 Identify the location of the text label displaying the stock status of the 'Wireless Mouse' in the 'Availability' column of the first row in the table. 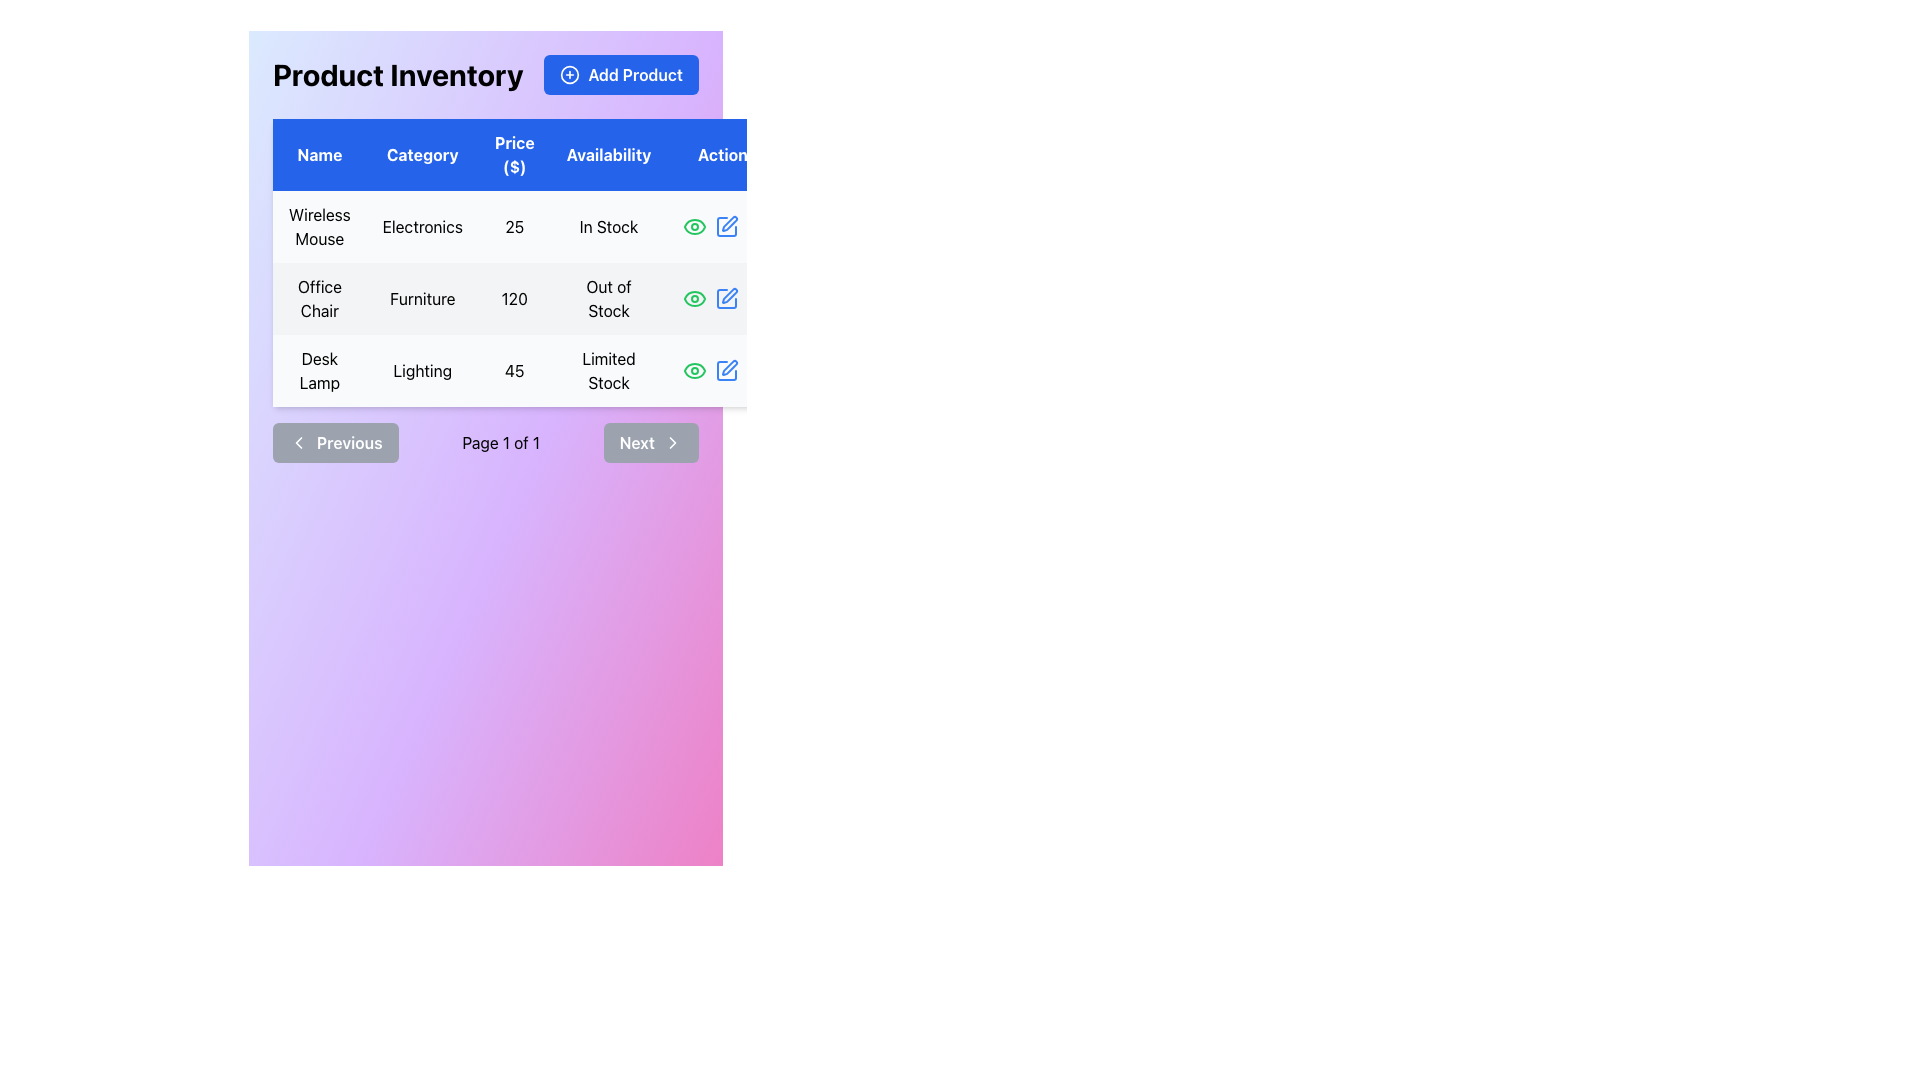
(608, 226).